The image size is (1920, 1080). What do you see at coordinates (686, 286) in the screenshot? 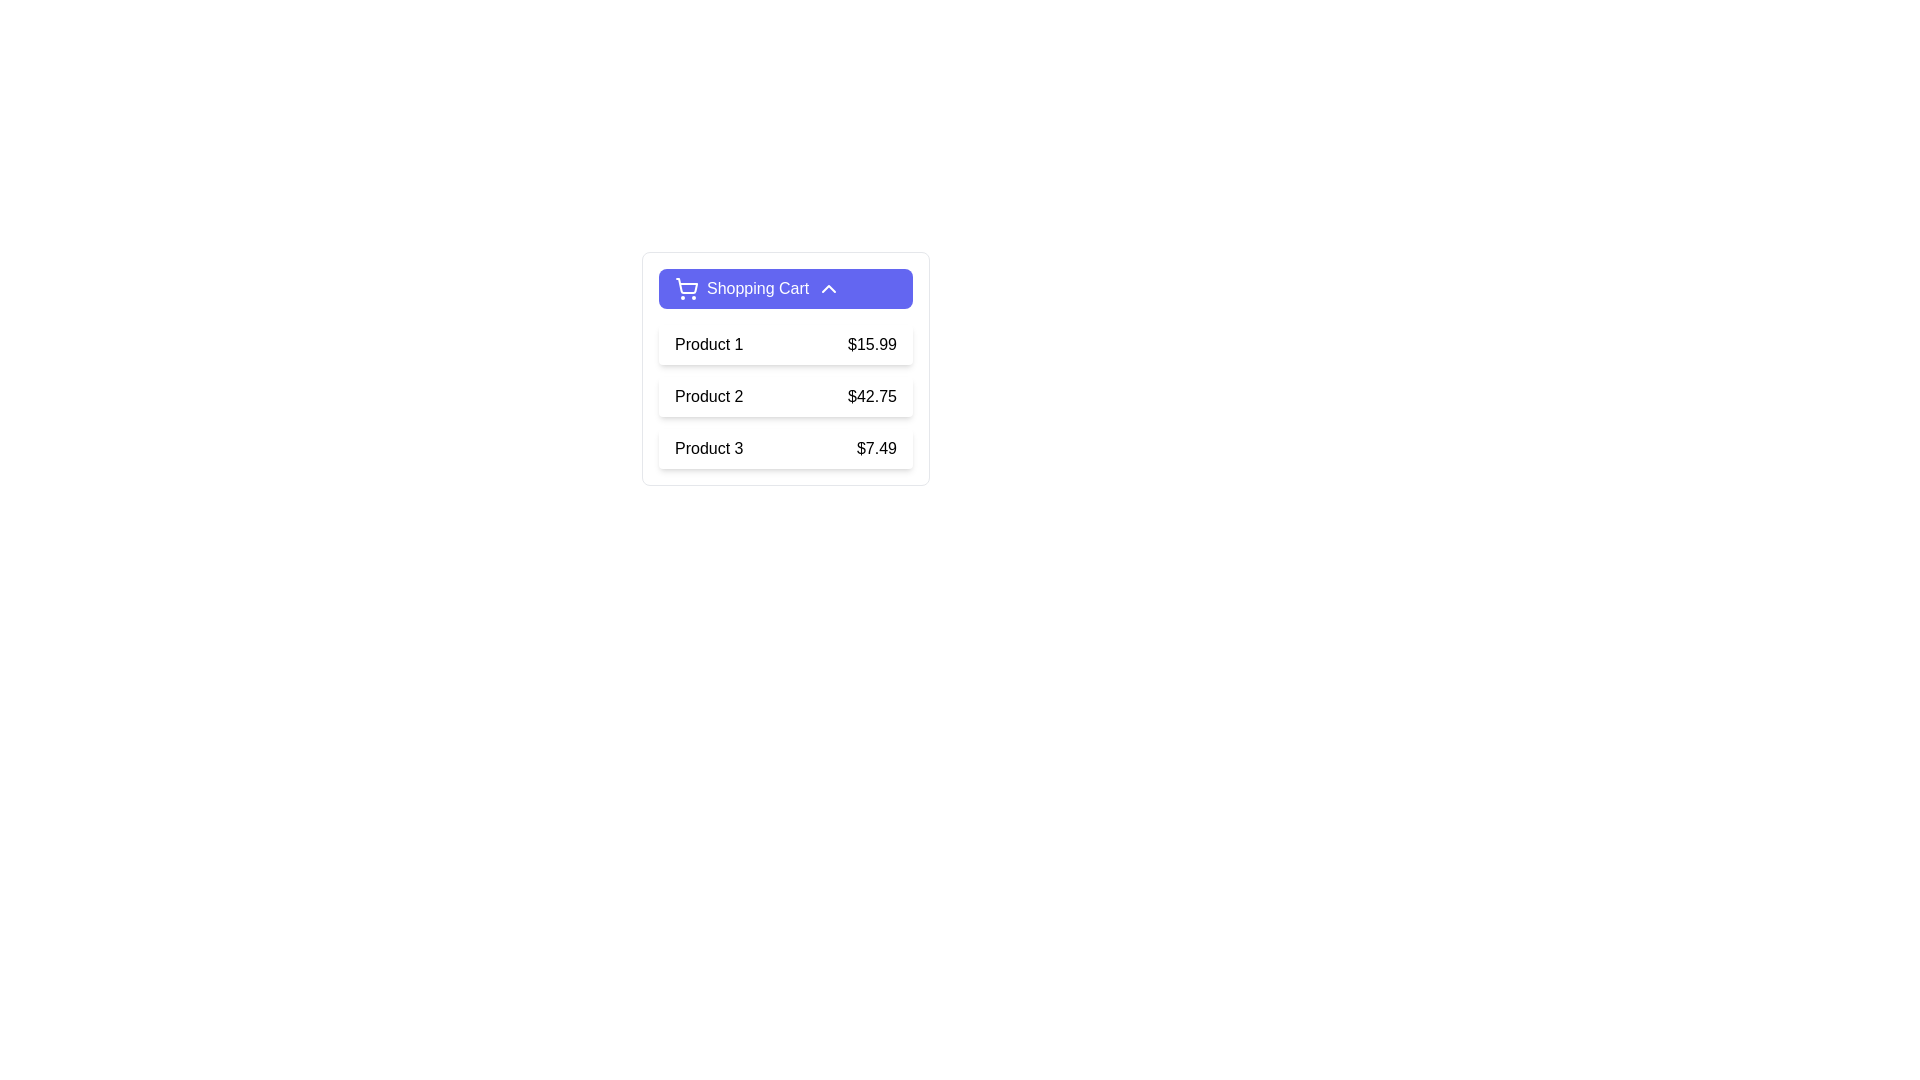
I see `the shopping cart icon located in the top-left corner of the purple header labeled 'Shopping Cart'` at bounding box center [686, 286].